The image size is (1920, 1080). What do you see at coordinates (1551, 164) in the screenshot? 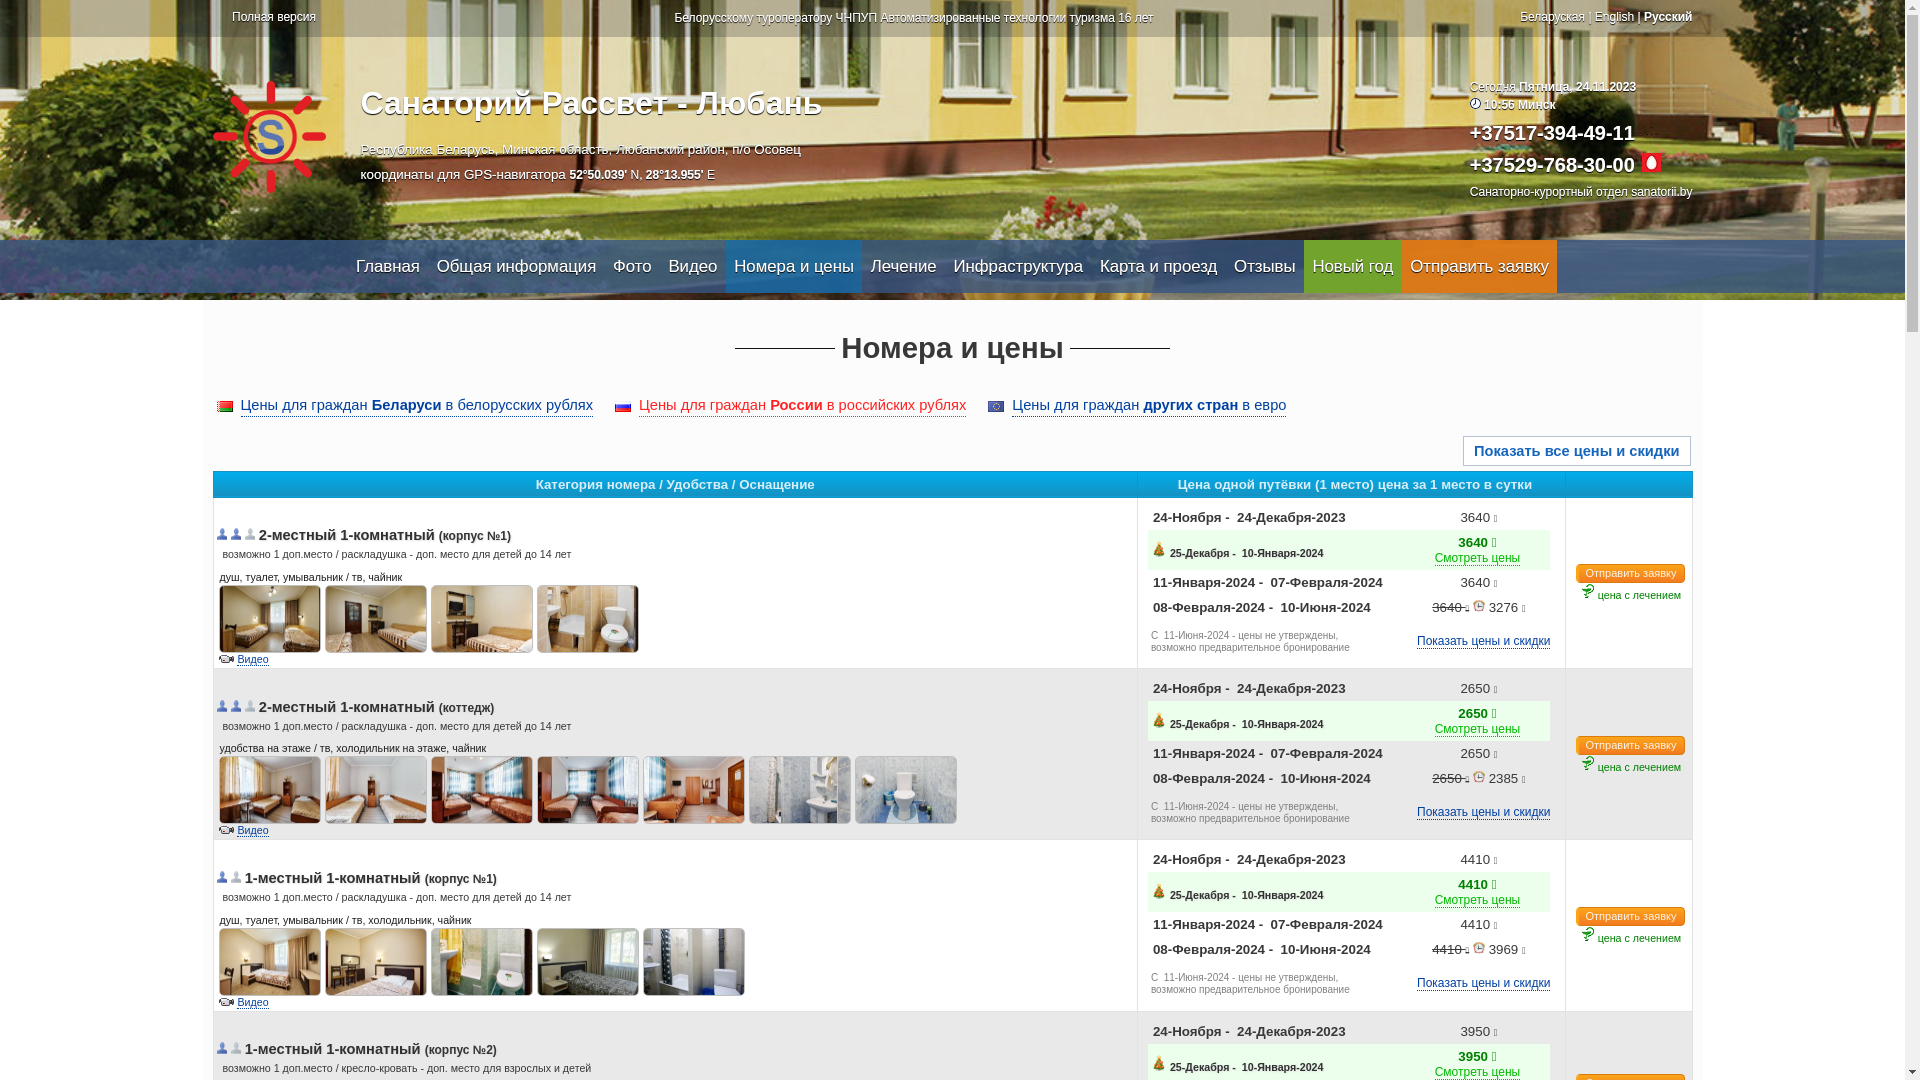
I see `'+37529-768-30-00'` at bounding box center [1551, 164].